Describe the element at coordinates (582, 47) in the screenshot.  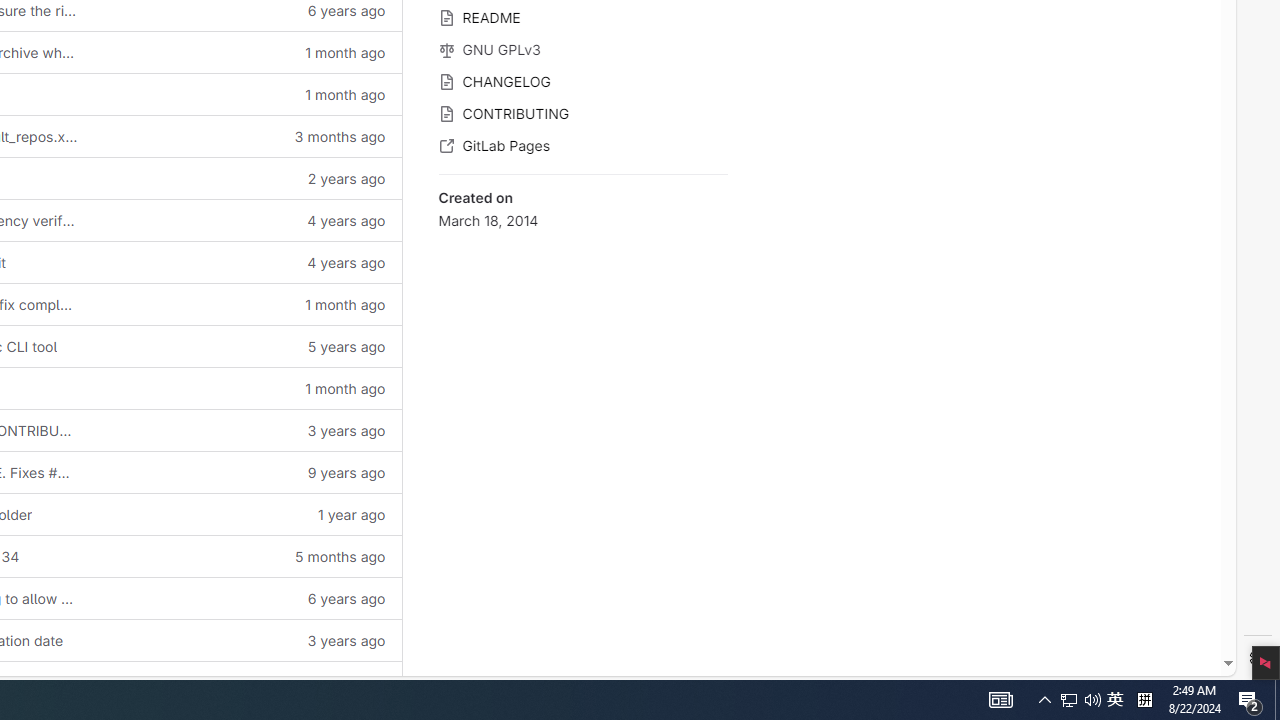
I see `'GNU GPLv3'` at that location.